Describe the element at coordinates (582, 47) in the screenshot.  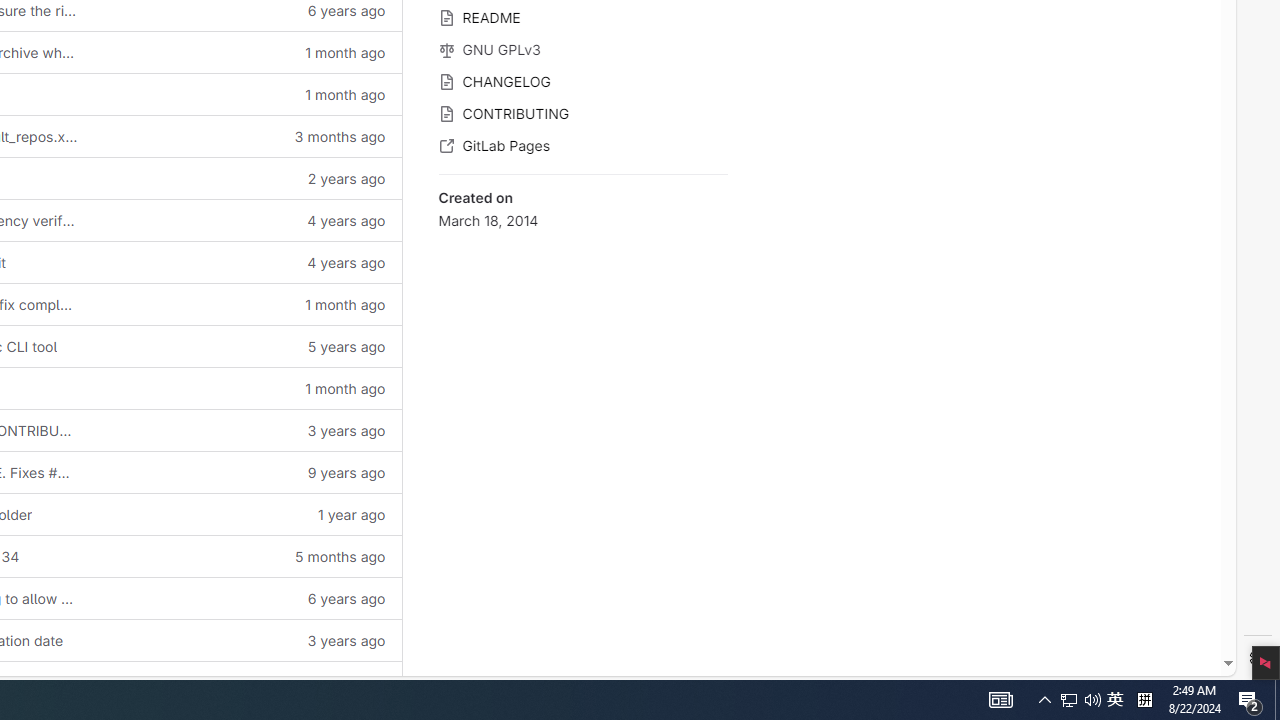
I see `'GNU GPLv3'` at that location.